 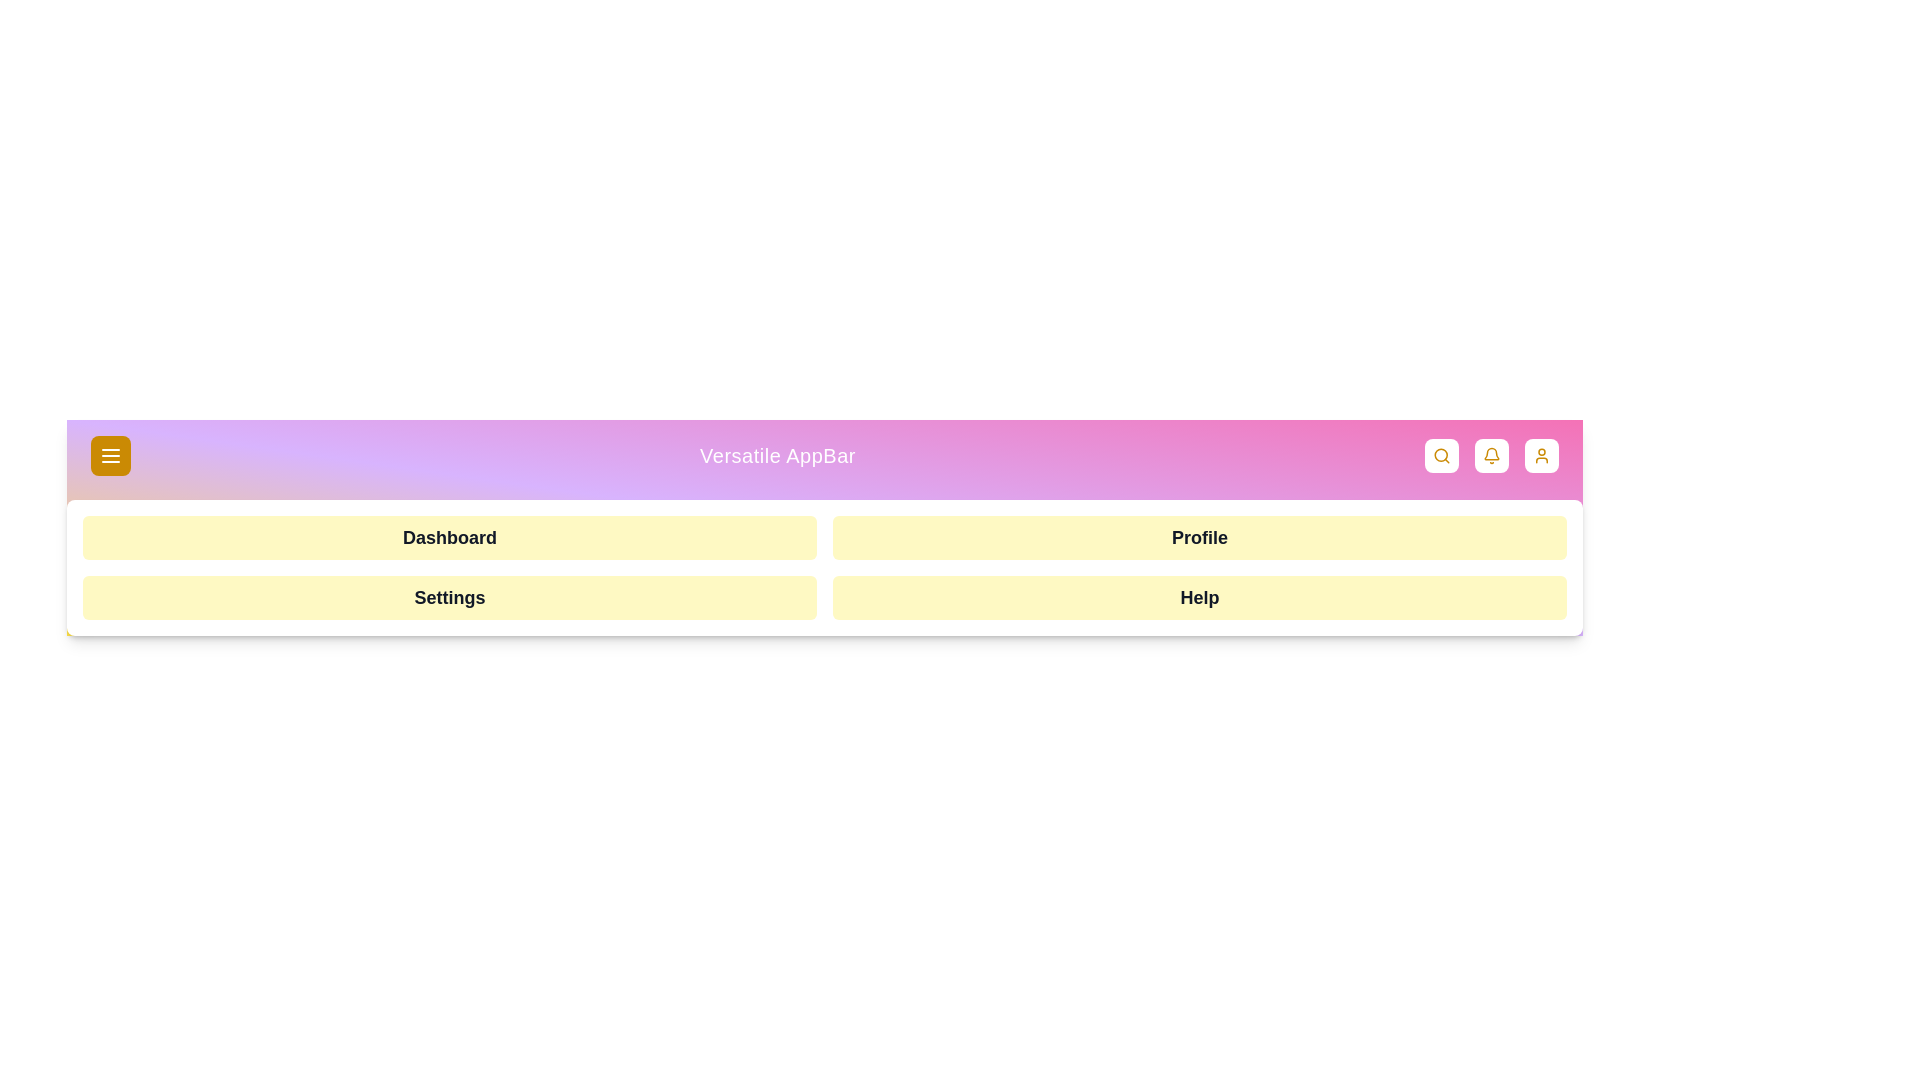 I want to click on the 'Help' option in the navigation menu, so click(x=1200, y=596).